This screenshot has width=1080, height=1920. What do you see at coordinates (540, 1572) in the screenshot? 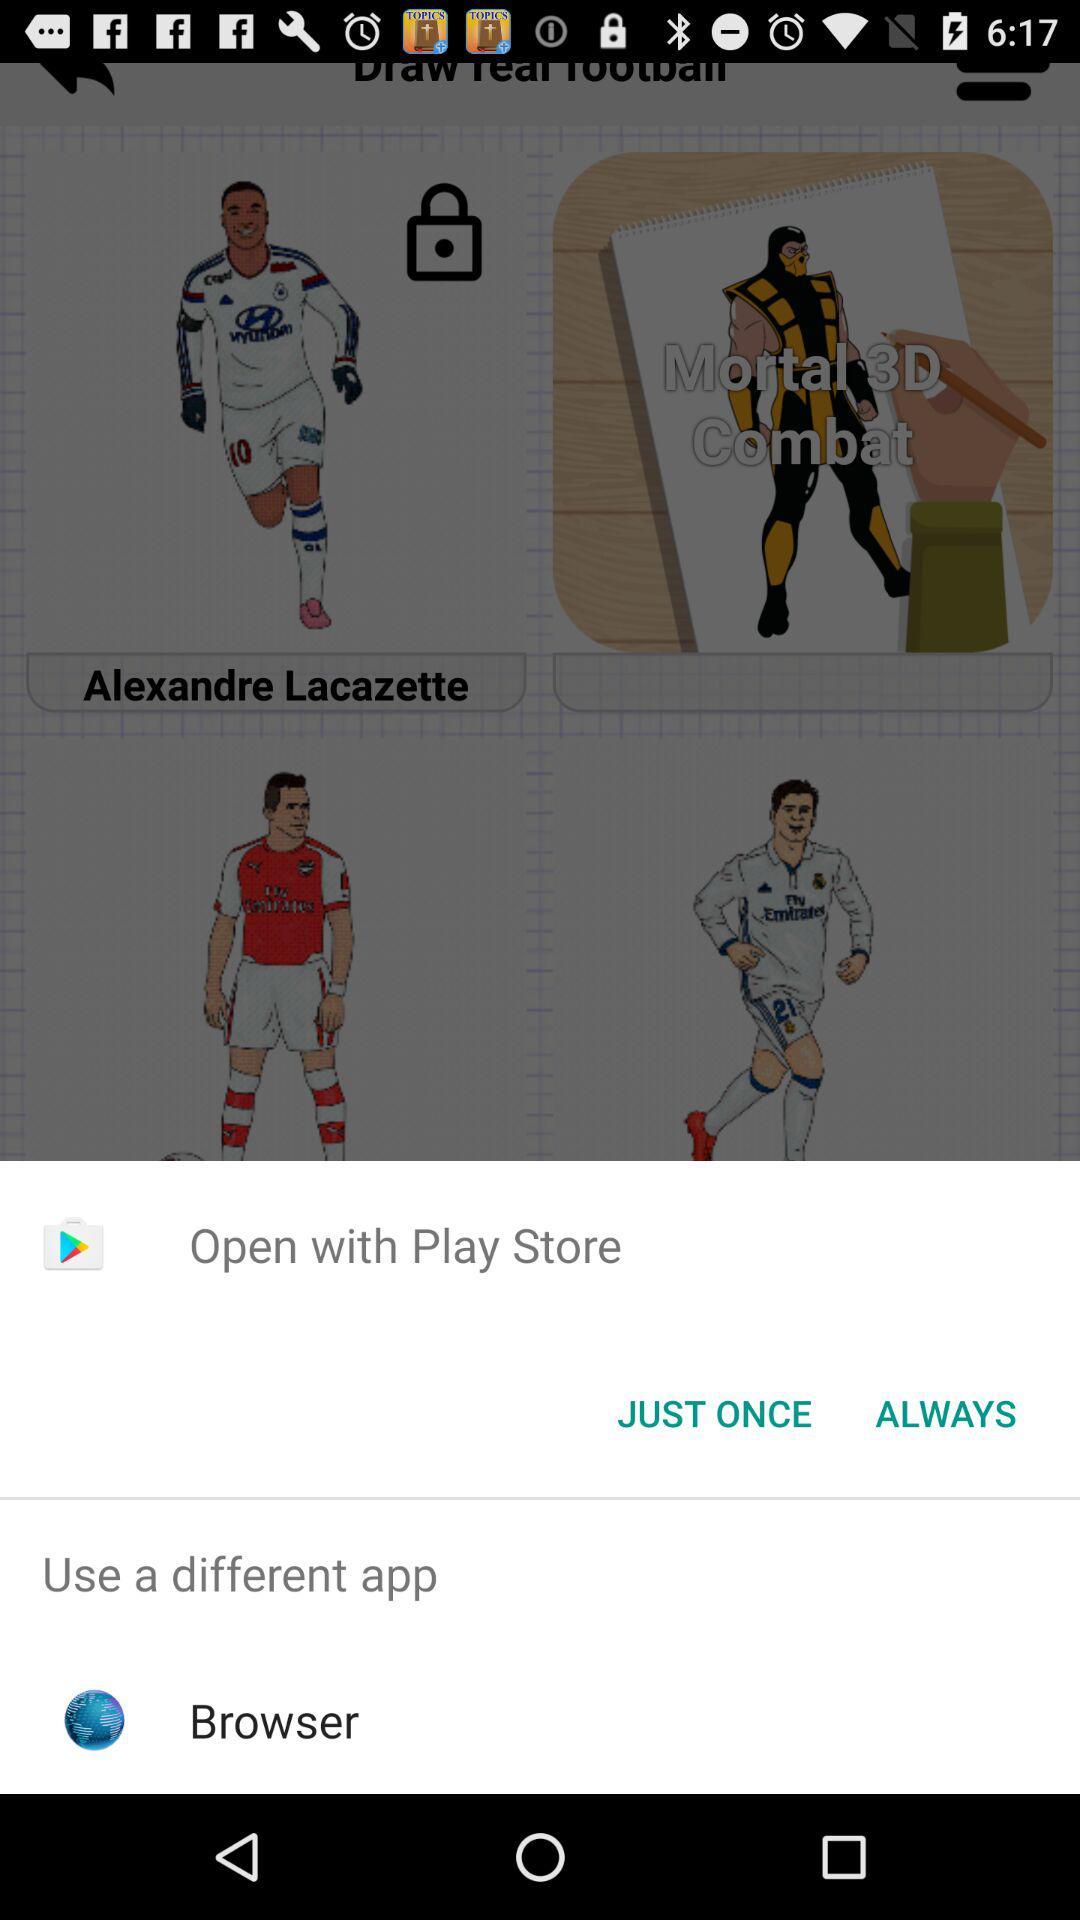
I see `the icon above the browser item` at bounding box center [540, 1572].